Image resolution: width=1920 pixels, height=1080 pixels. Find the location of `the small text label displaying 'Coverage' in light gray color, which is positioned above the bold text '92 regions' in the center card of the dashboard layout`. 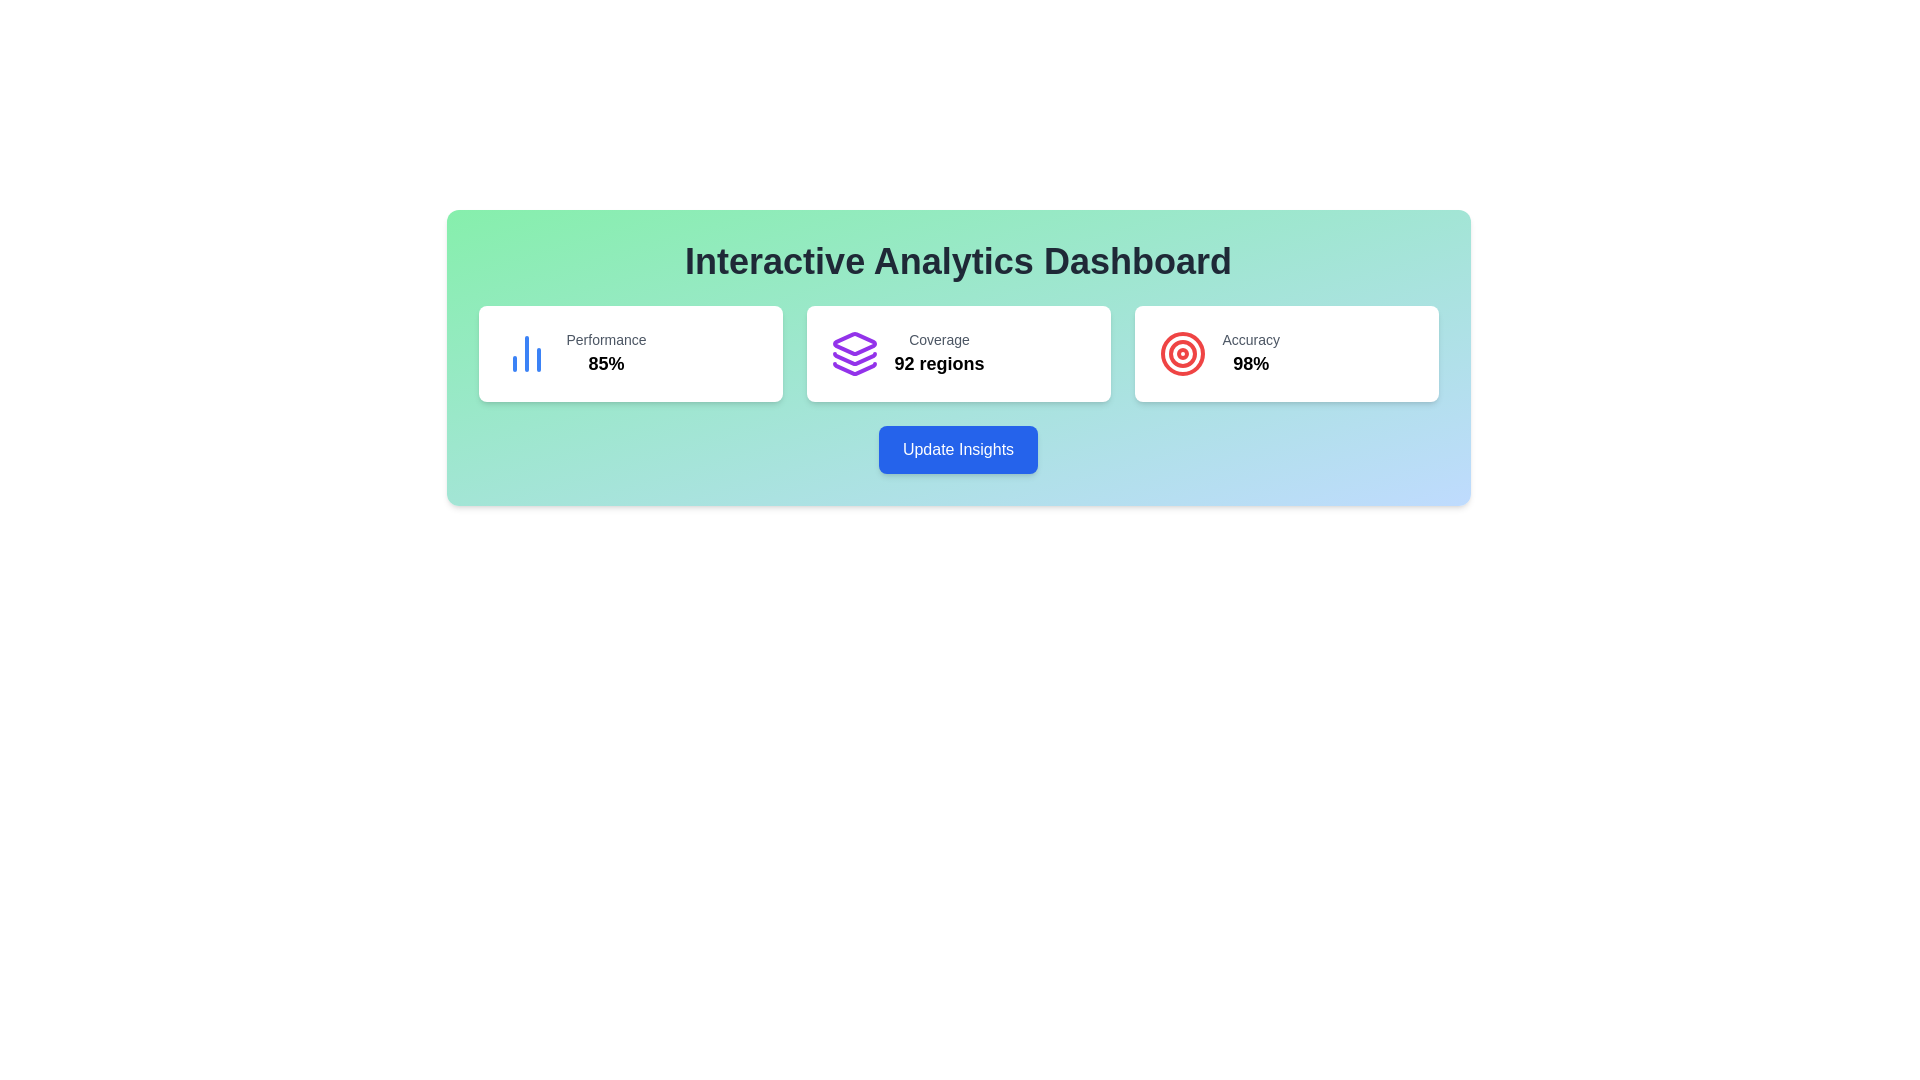

the small text label displaying 'Coverage' in light gray color, which is positioned above the bold text '92 regions' in the center card of the dashboard layout is located at coordinates (938, 338).